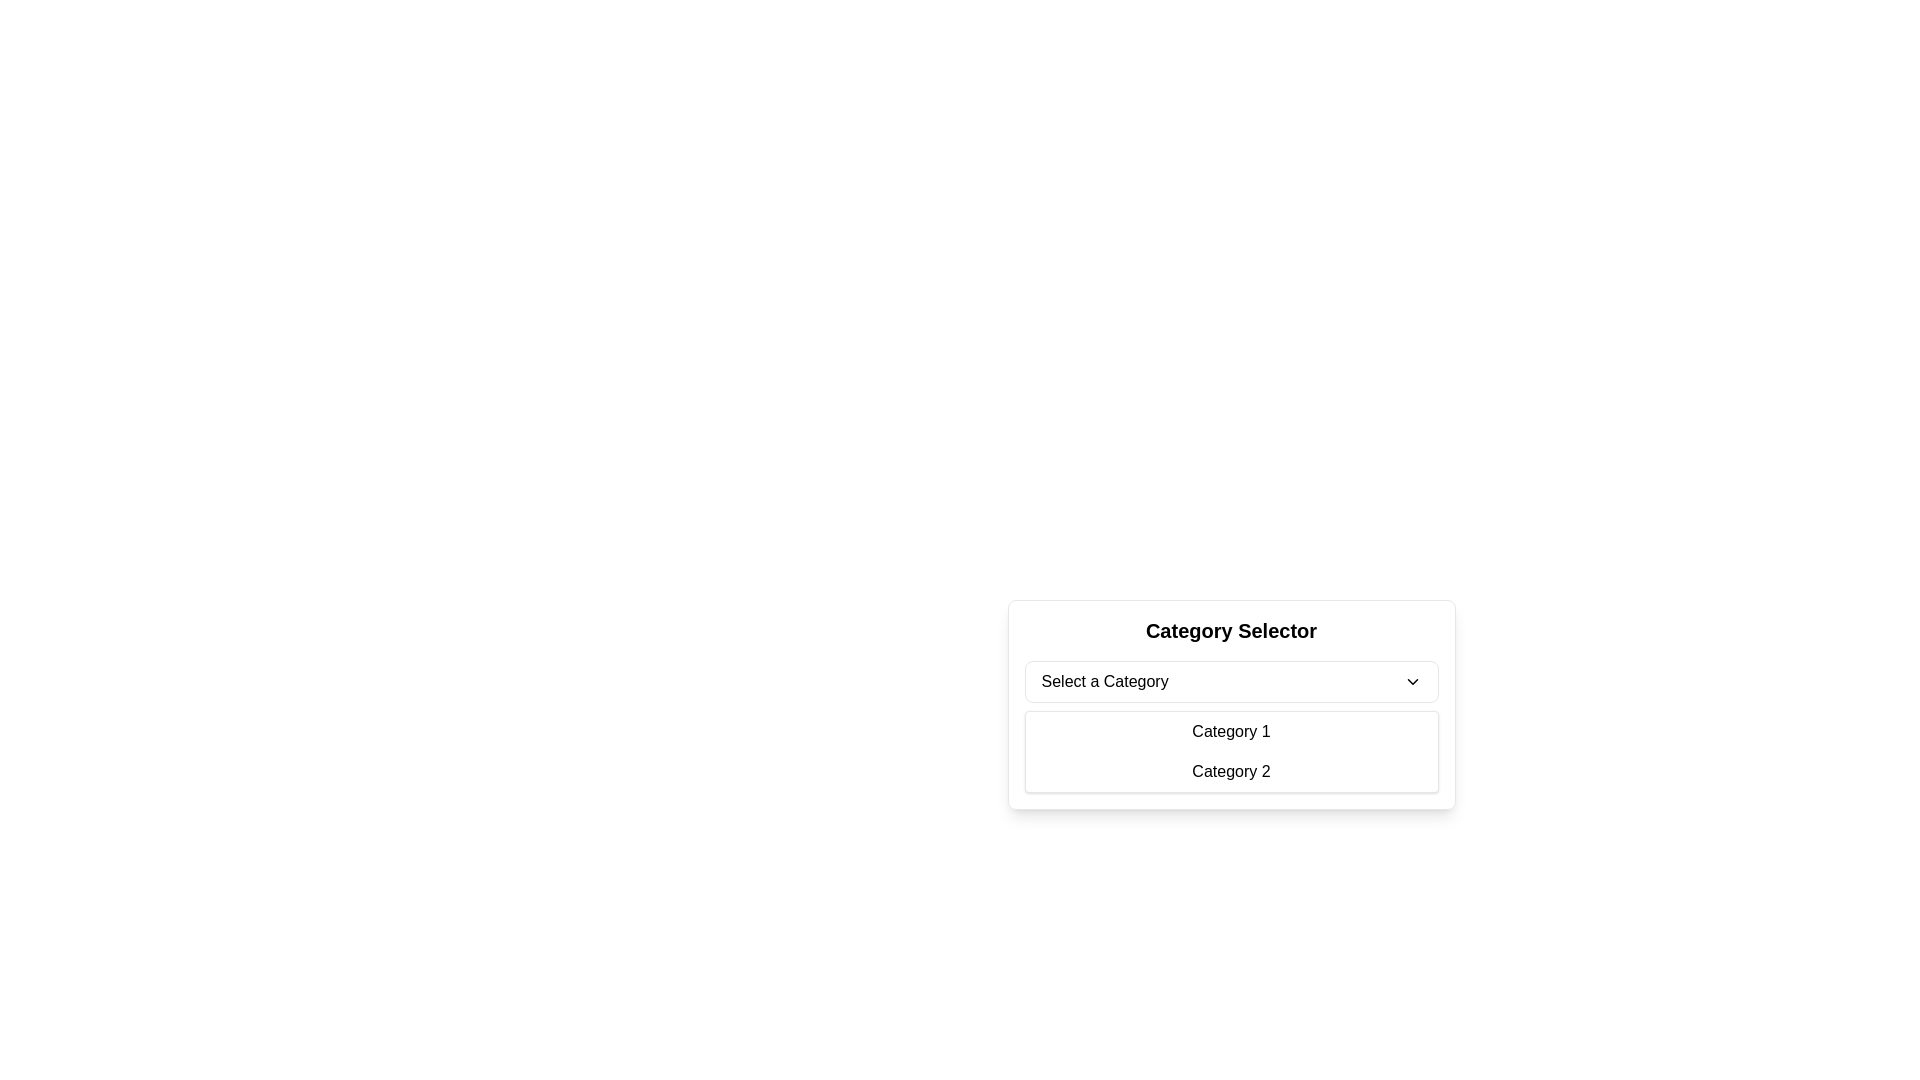 The width and height of the screenshot is (1920, 1080). Describe the element at coordinates (1411, 681) in the screenshot. I see `the dropdown toggle icon located on the right side of the 'Select a Category' UI component` at that location.